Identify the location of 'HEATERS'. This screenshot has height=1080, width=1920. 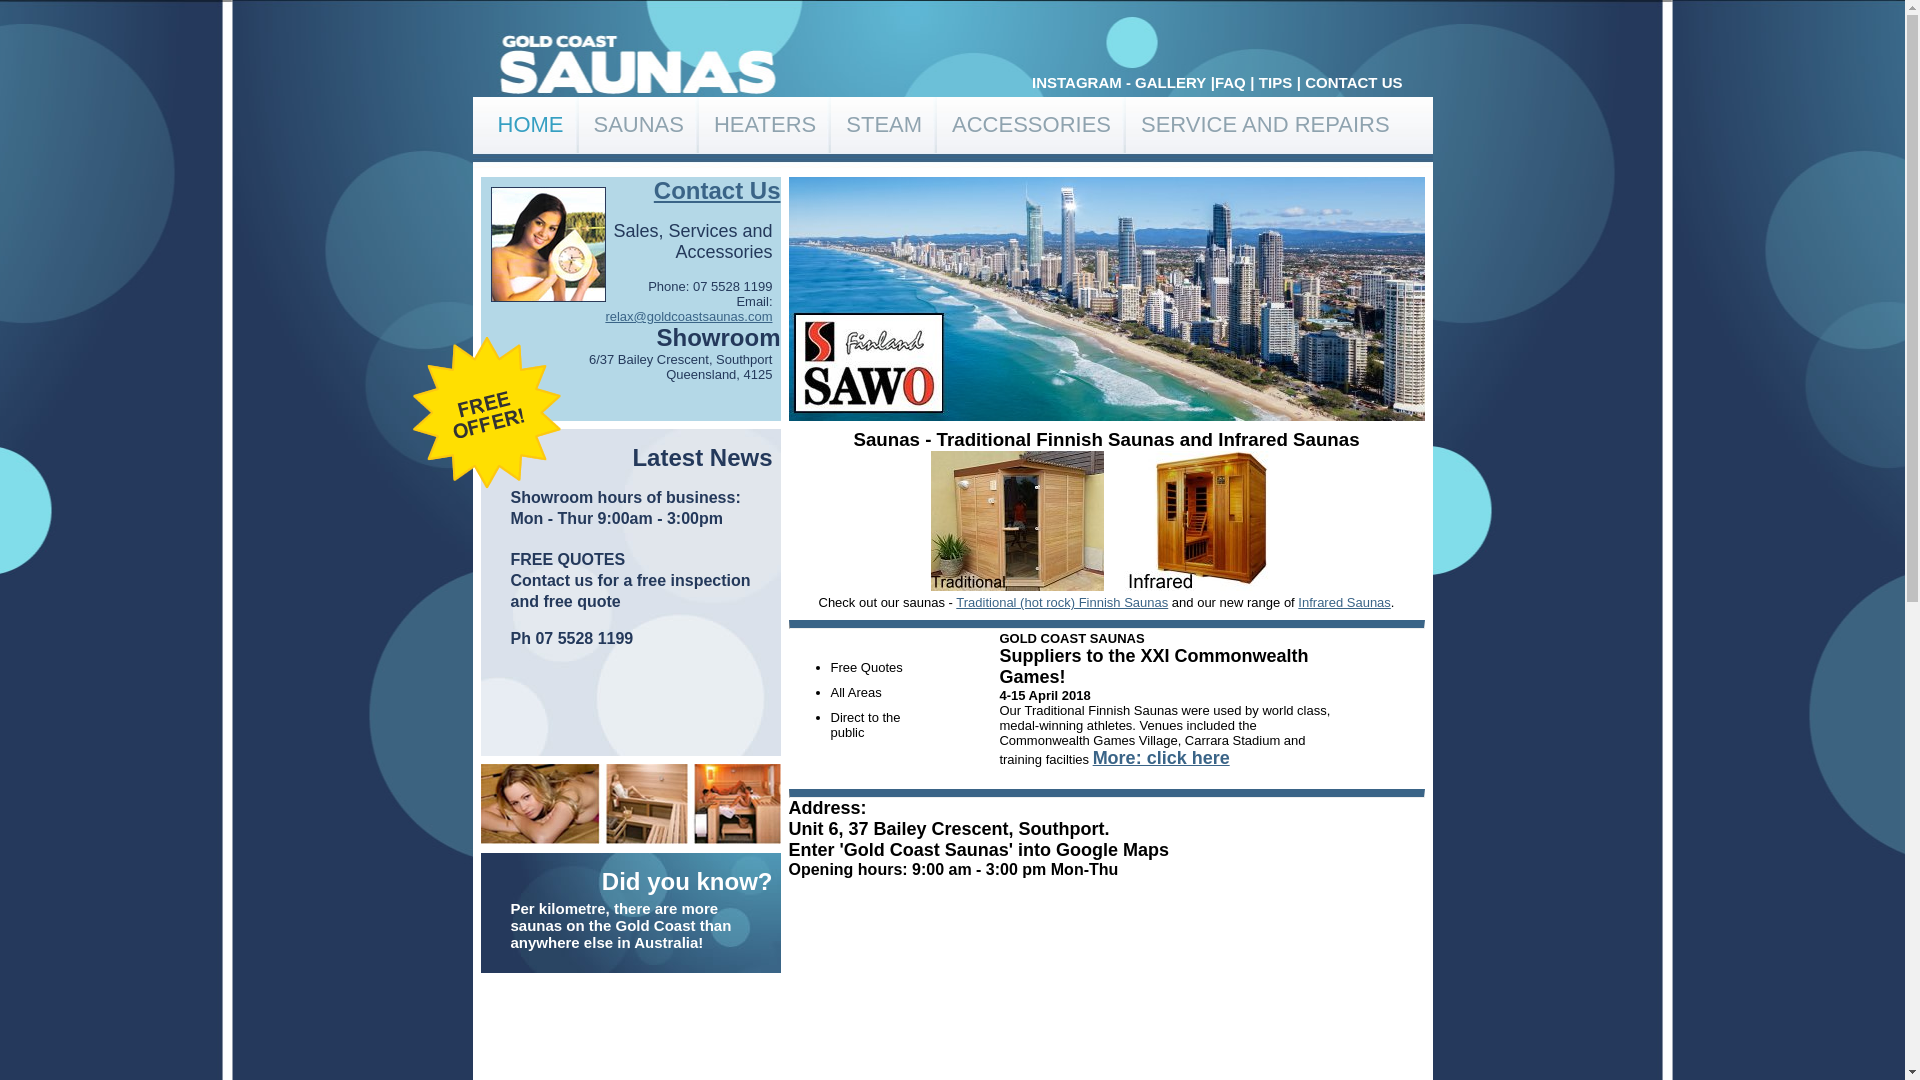
(763, 124).